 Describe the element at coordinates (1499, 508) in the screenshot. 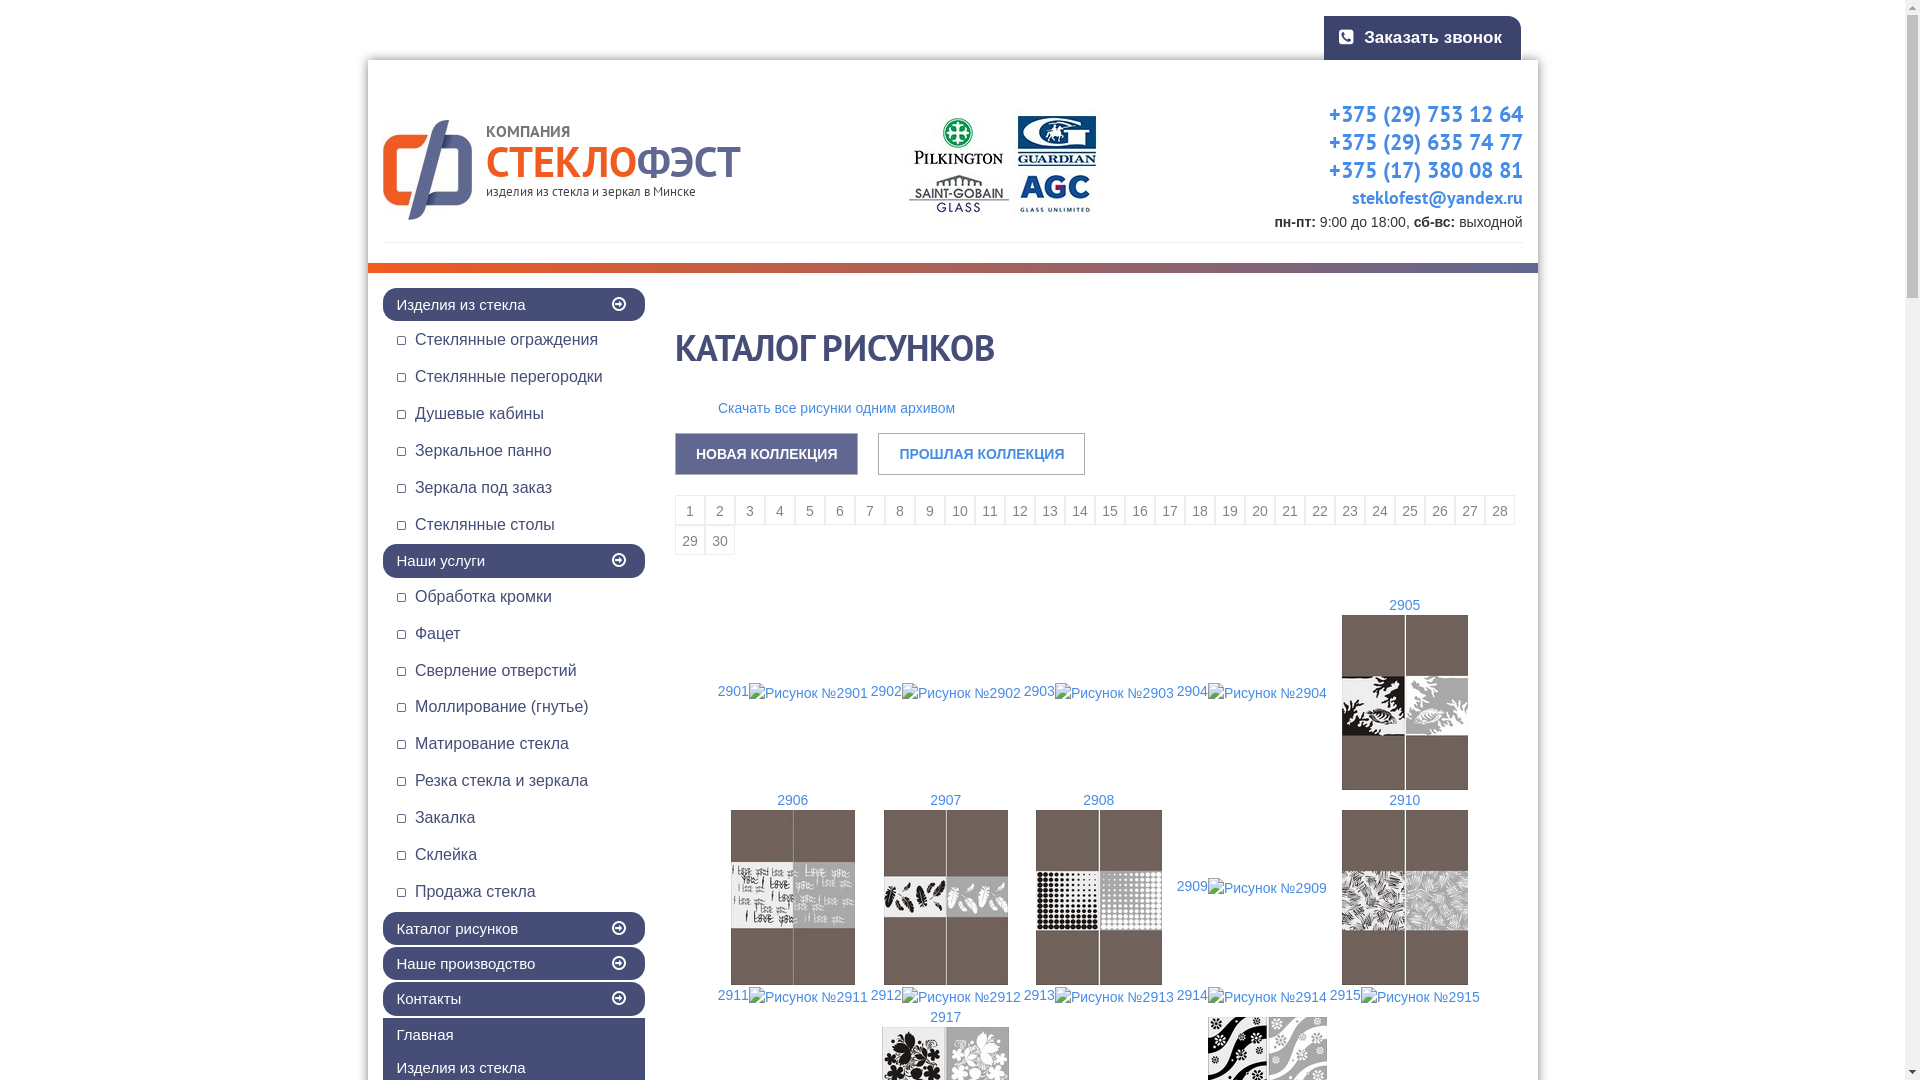

I see `'28'` at that location.